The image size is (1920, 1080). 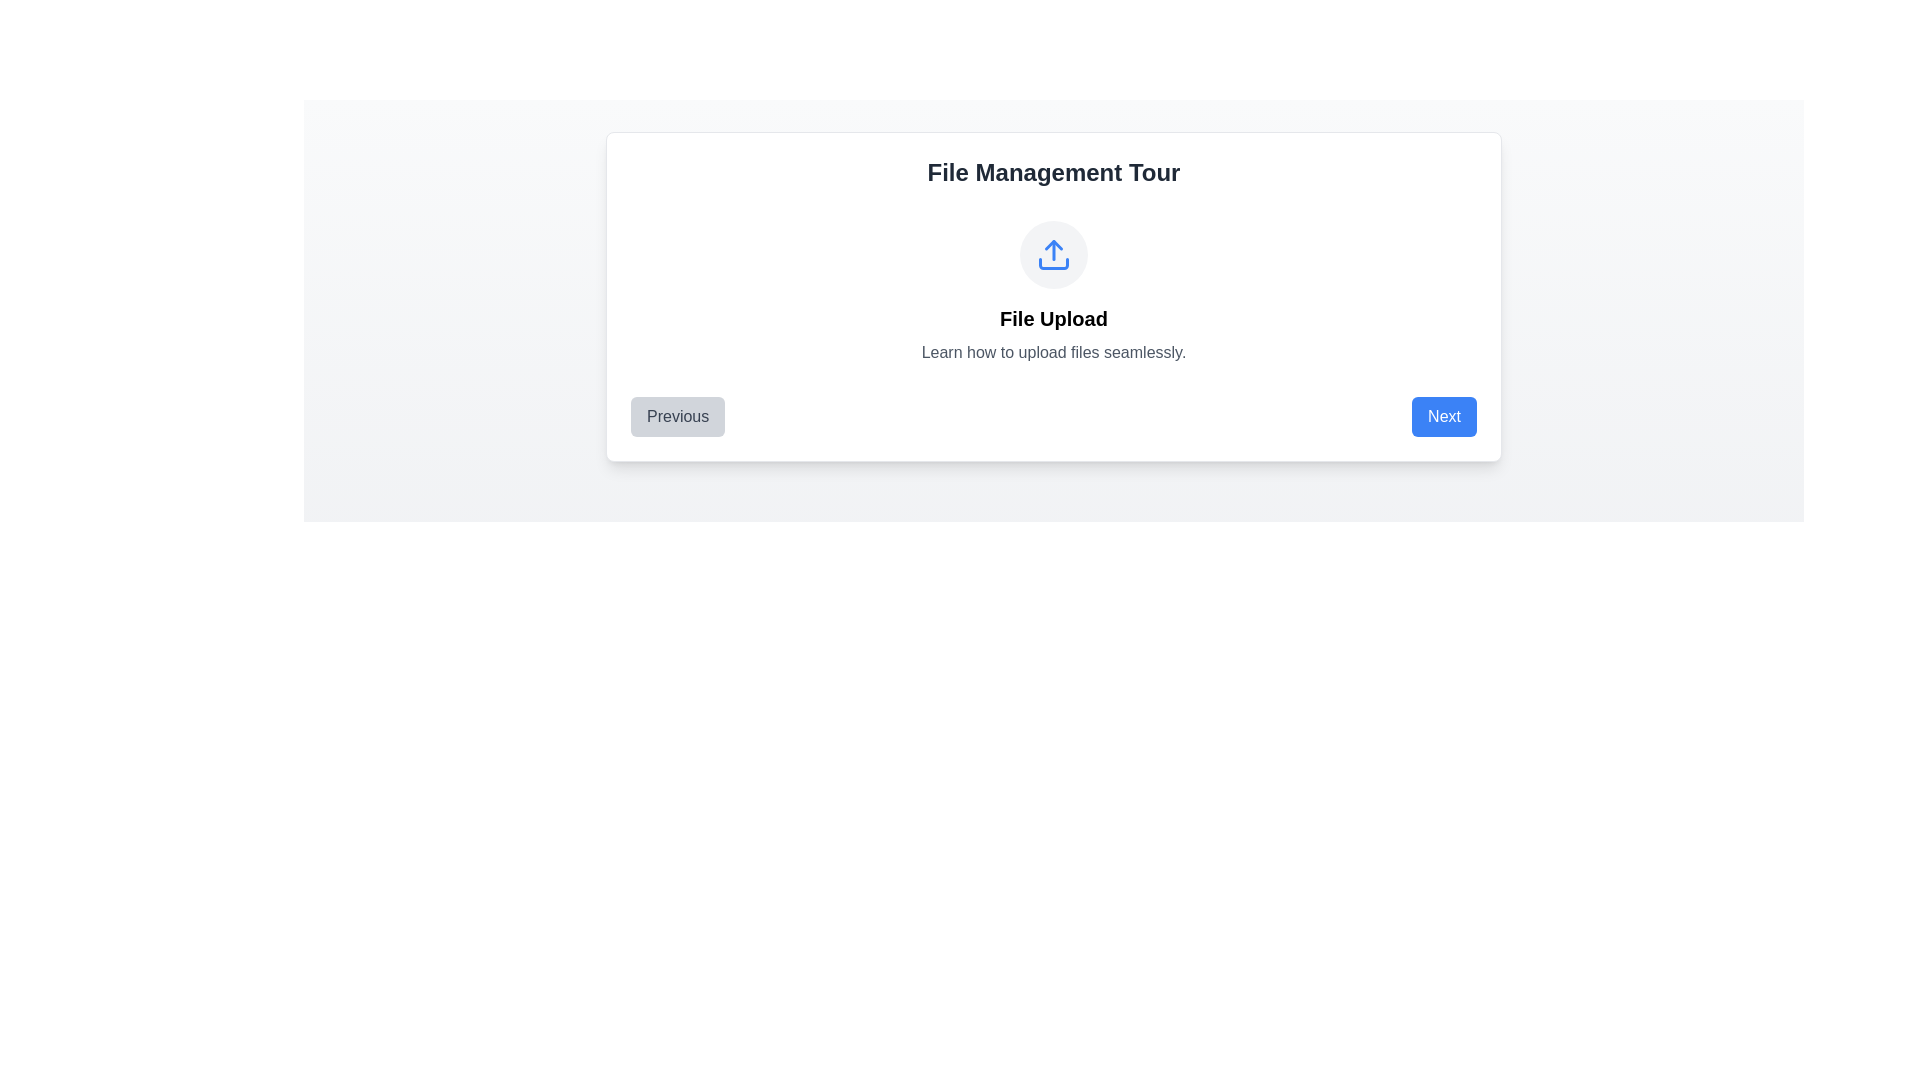 What do you see at coordinates (1053, 352) in the screenshot?
I see `the descriptive subtitle text label for the 'File Upload' section, located below the 'File Upload' title and centered horizontally` at bounding box center [1053, 352].